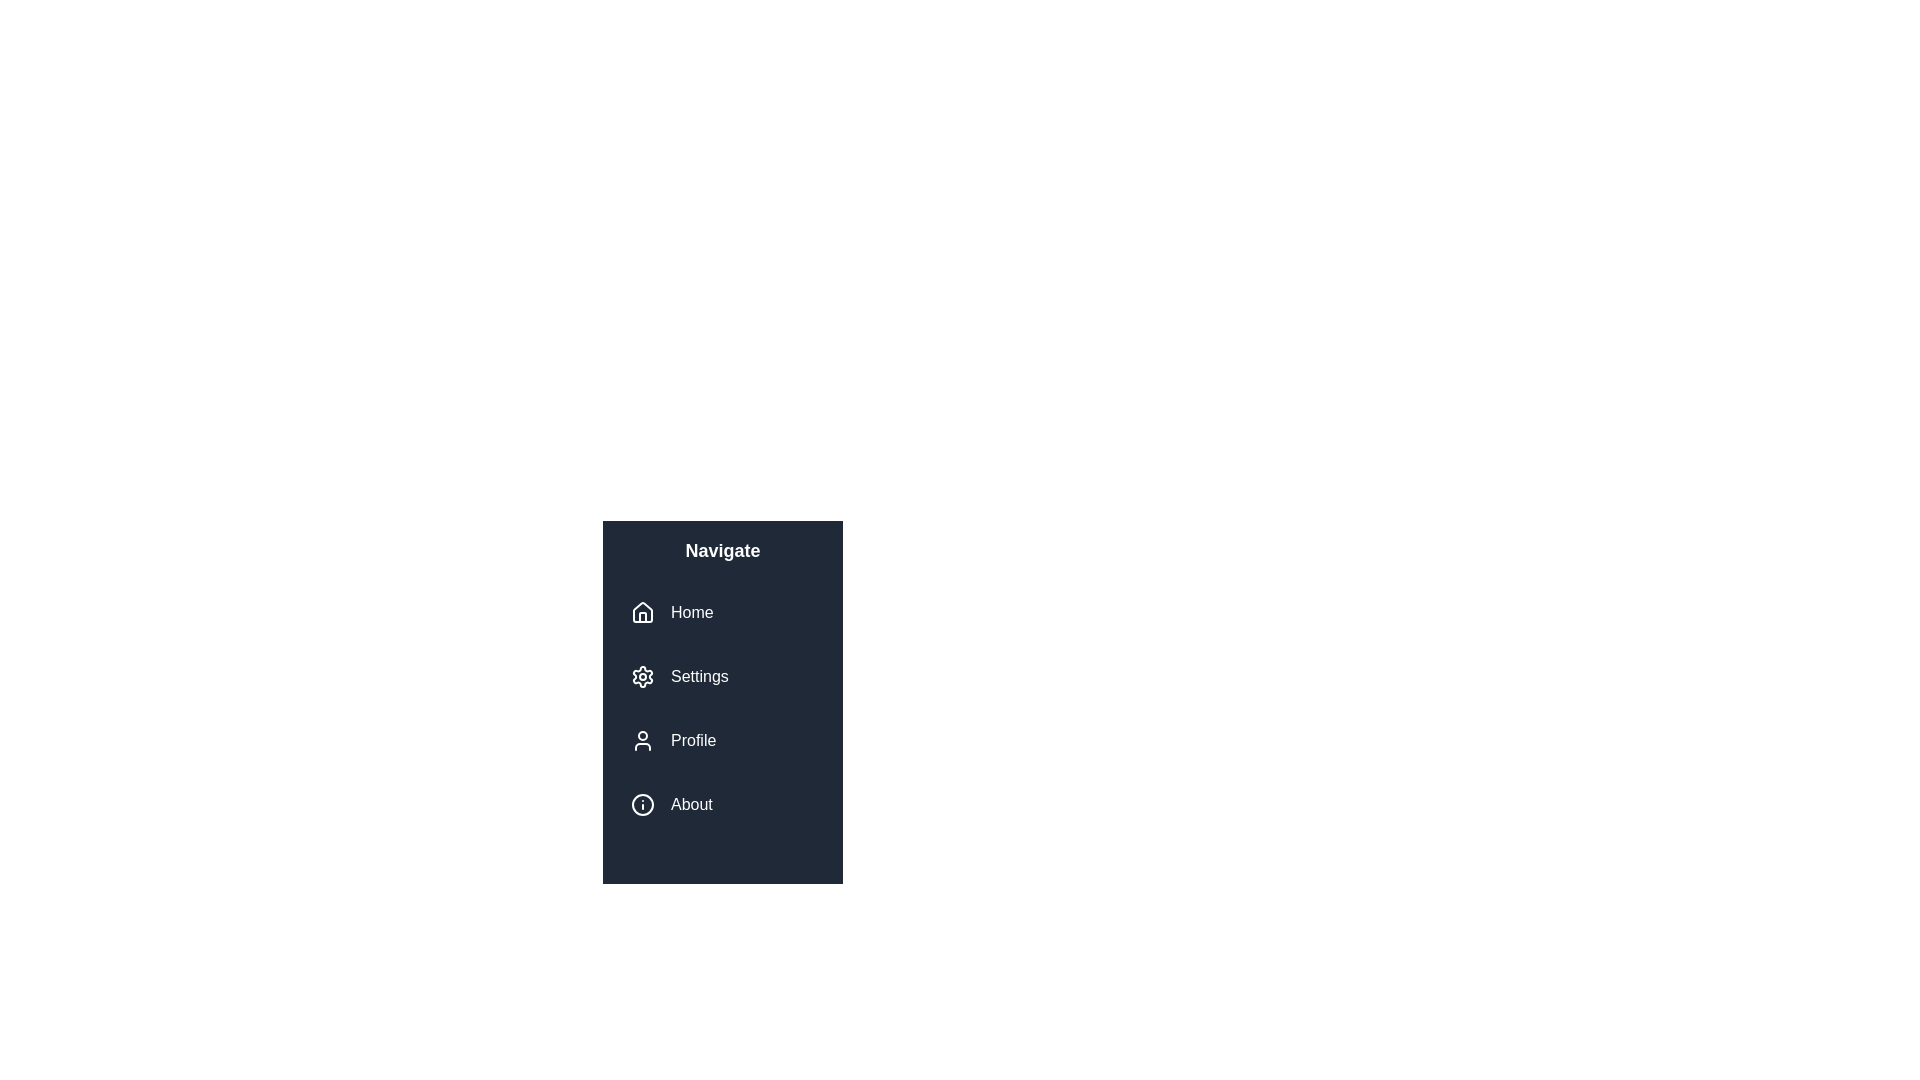  Describe the element at coordinates (691, 804) in the screenshot. I see `the 'About' text label in the sidebar navigation menu` at that location.